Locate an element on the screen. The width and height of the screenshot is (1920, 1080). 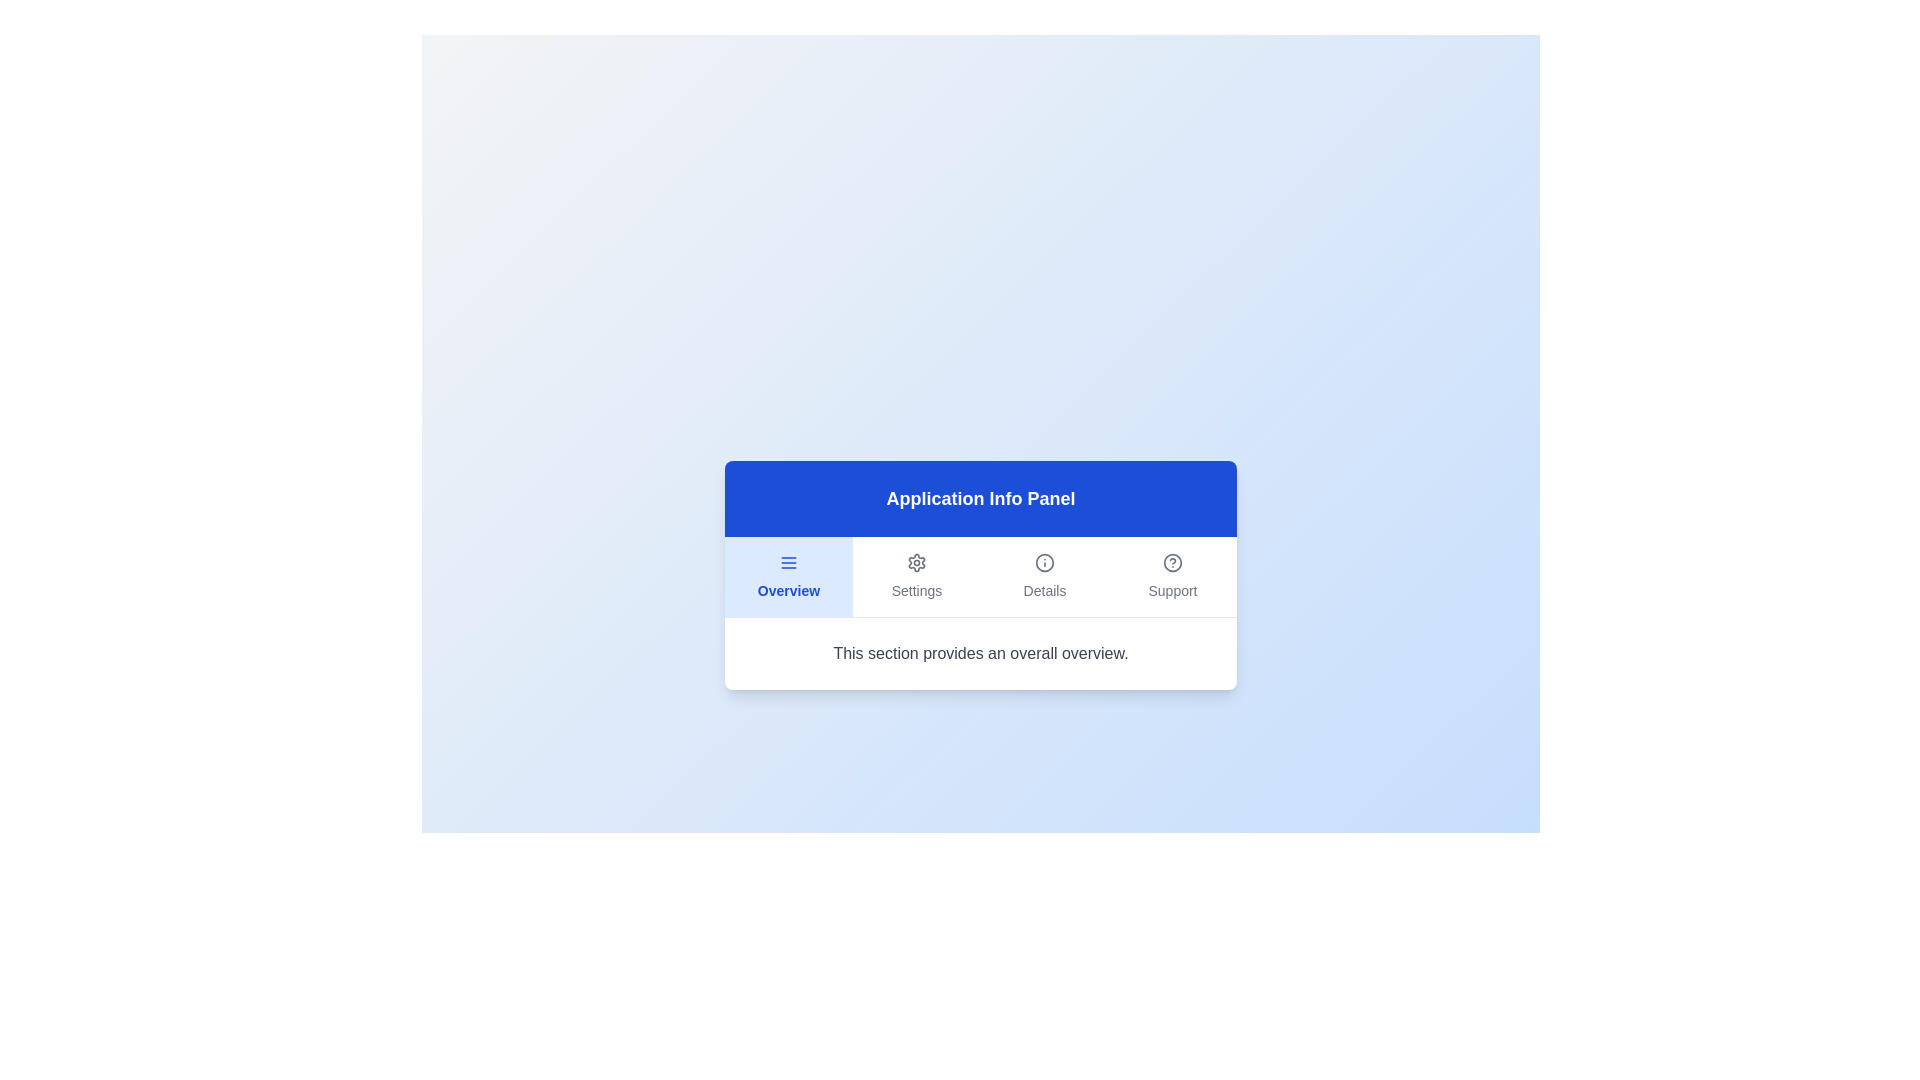
the Support tab by clicking on it is located at coordinates (1172, 576).